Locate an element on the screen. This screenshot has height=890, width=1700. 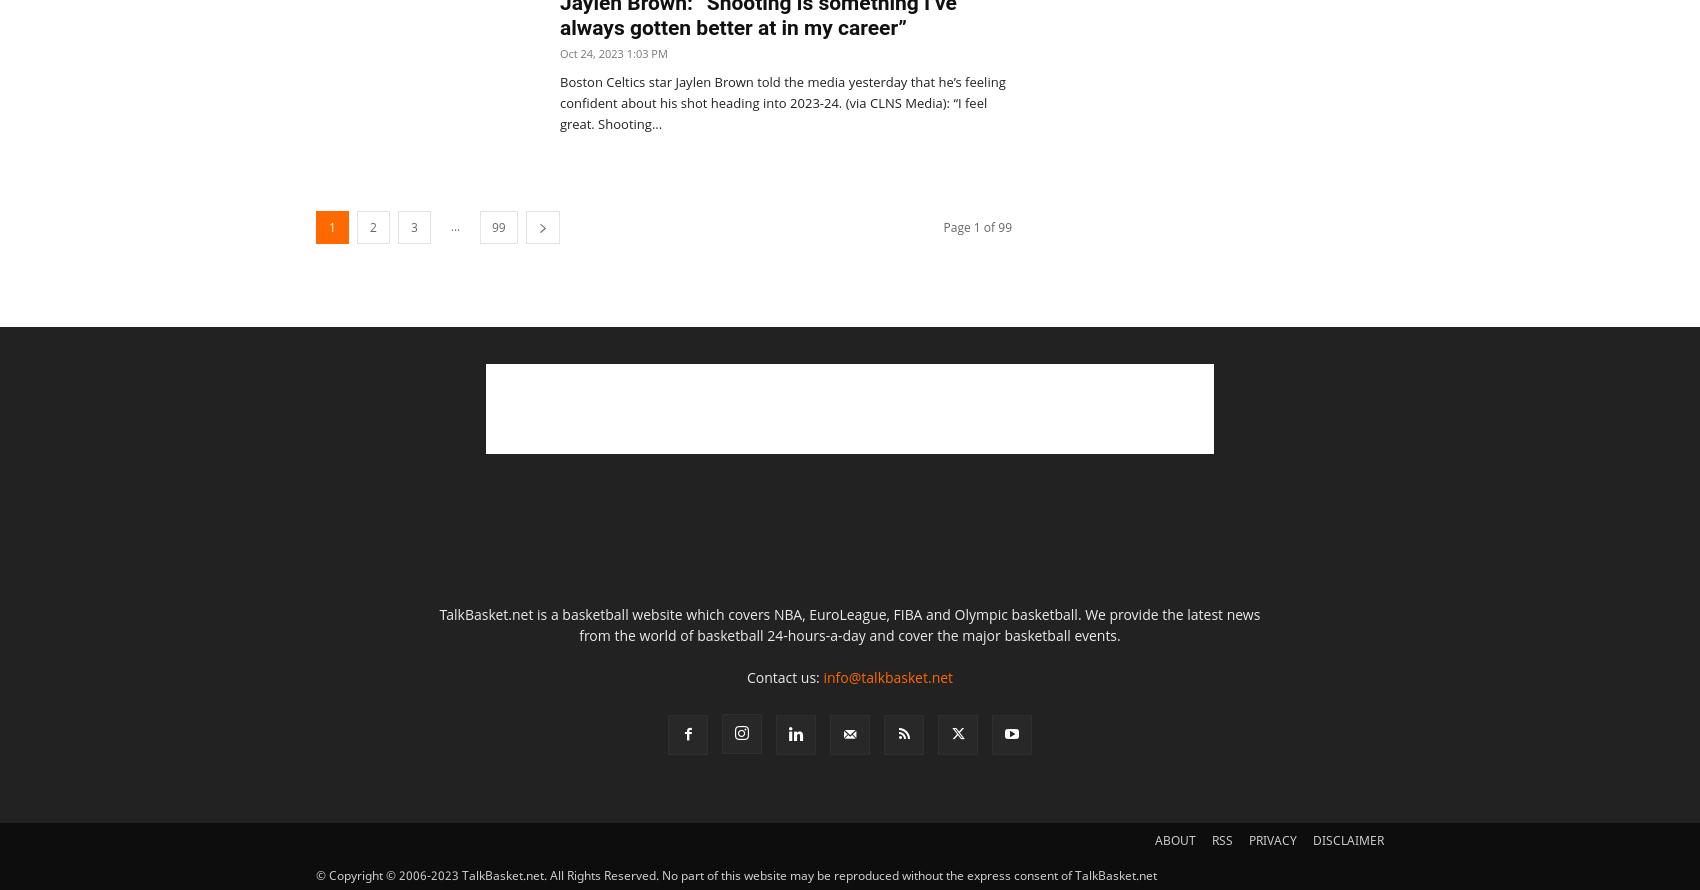
'Boston Celtics star Jaylen Brown told the media yesterday that he’s feeling confident about his shot heading into 2023-24. (via CLNS Media): “I feel great. Shooting...' is located at coordinates (781, 101).